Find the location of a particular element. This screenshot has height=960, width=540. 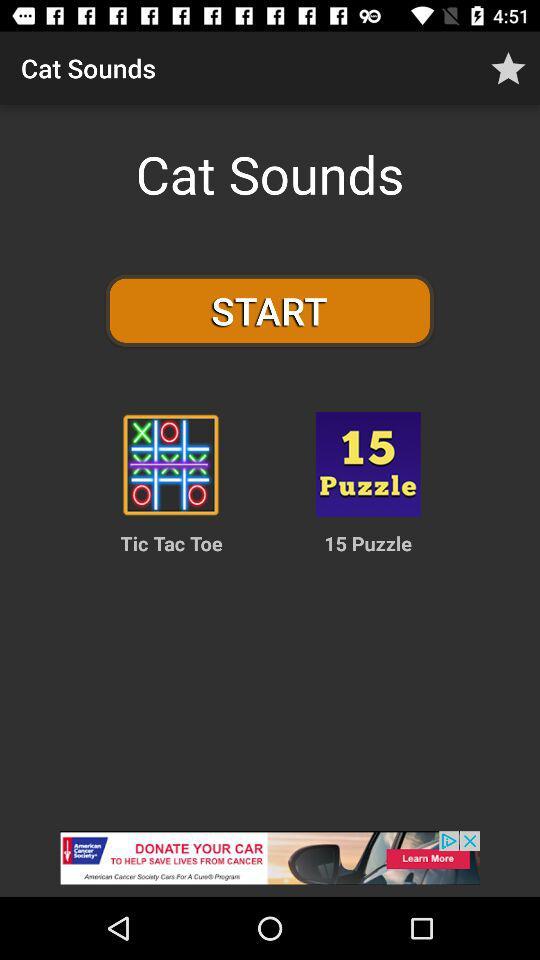

open advertisements is located at coordinates (270, 863).